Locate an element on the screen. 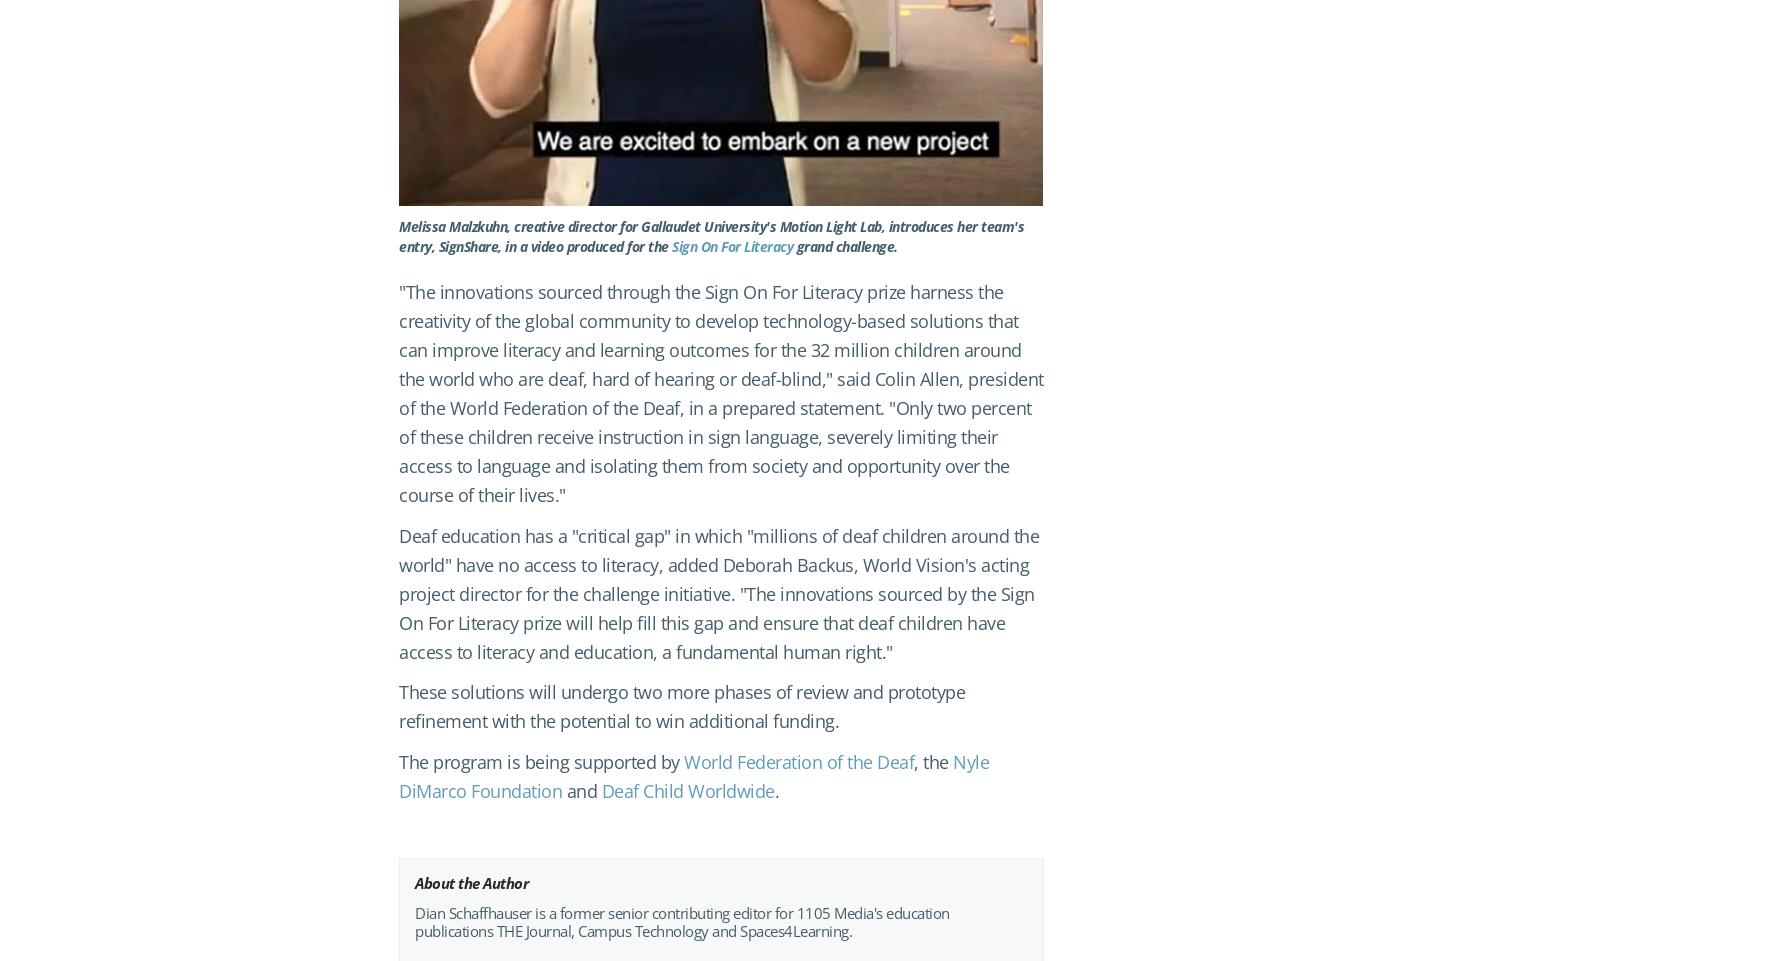 The image size is (1768, 961). 'Deaf Child Worldwide' is located at coordinates (599, 789).